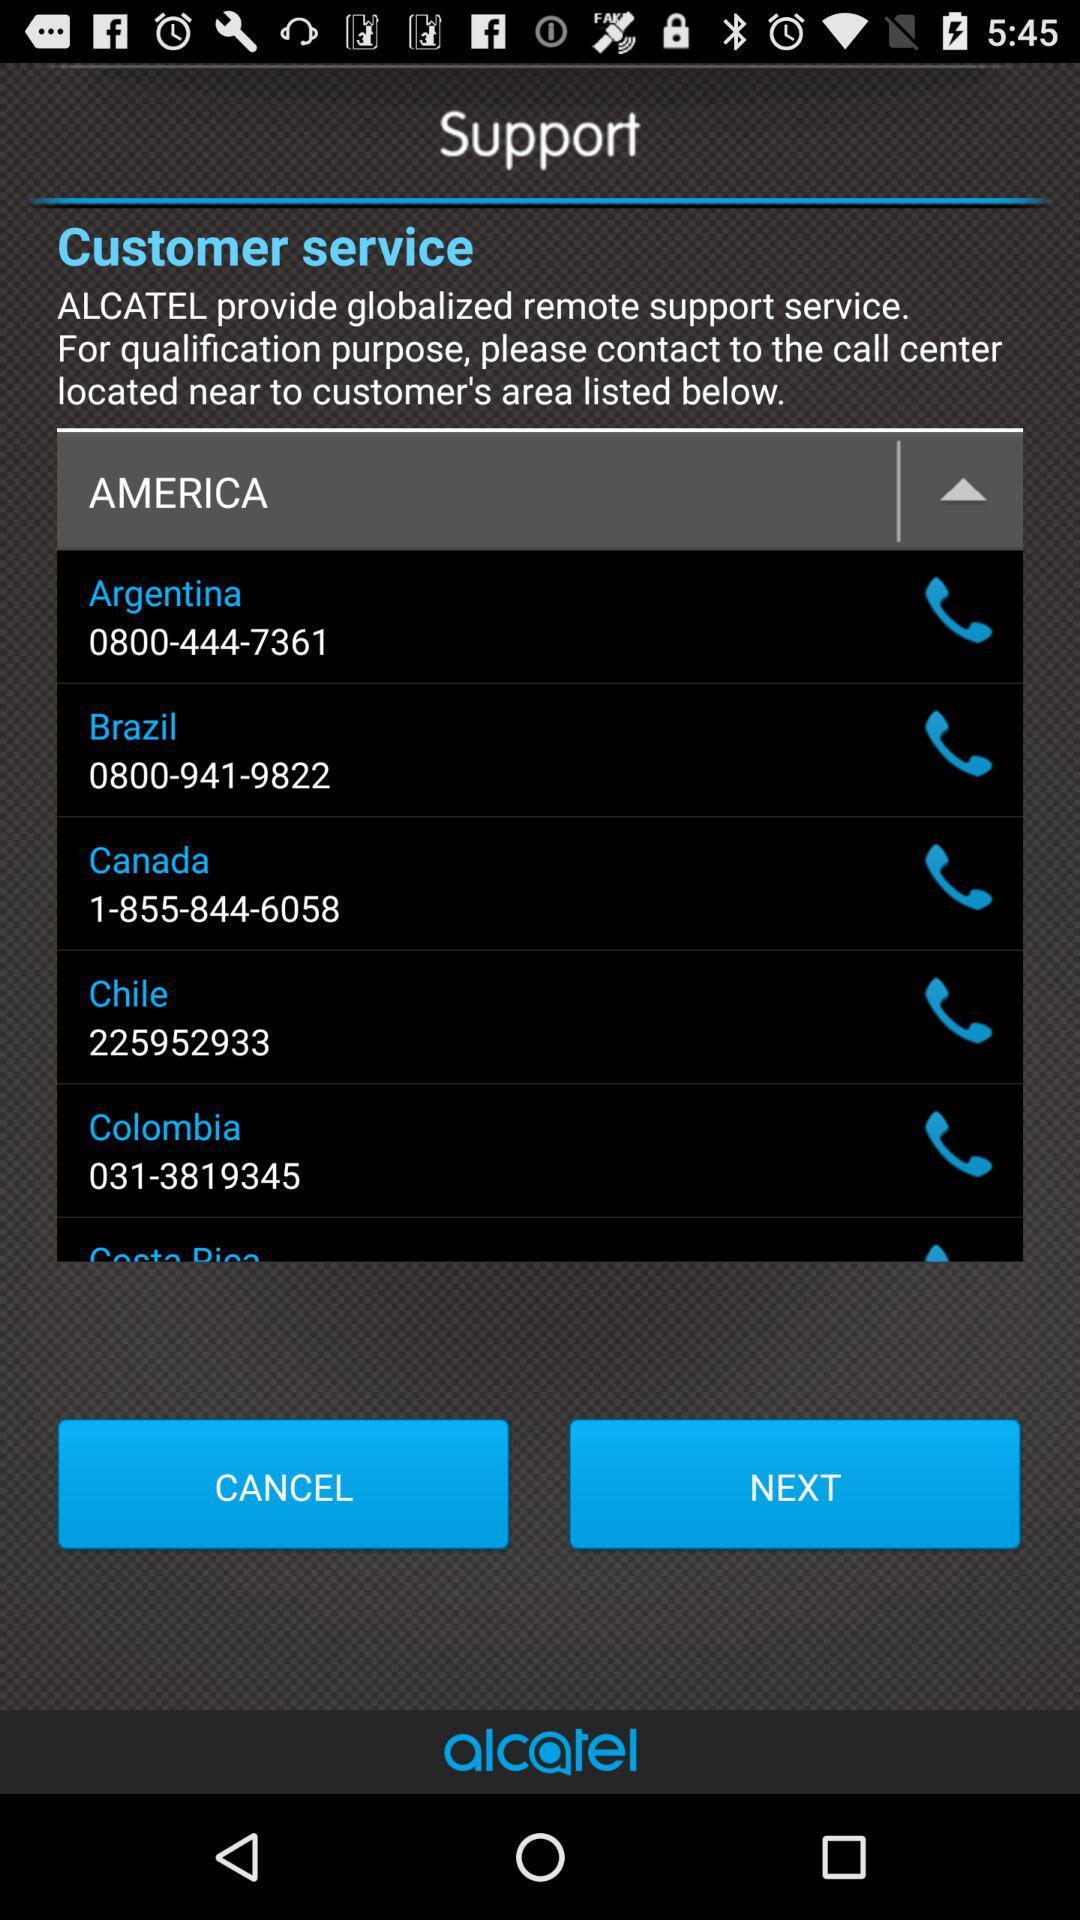 Image resolution: width=1080 pixels, height=1920 pixels. I want to click on the text america, so click(540, 491).